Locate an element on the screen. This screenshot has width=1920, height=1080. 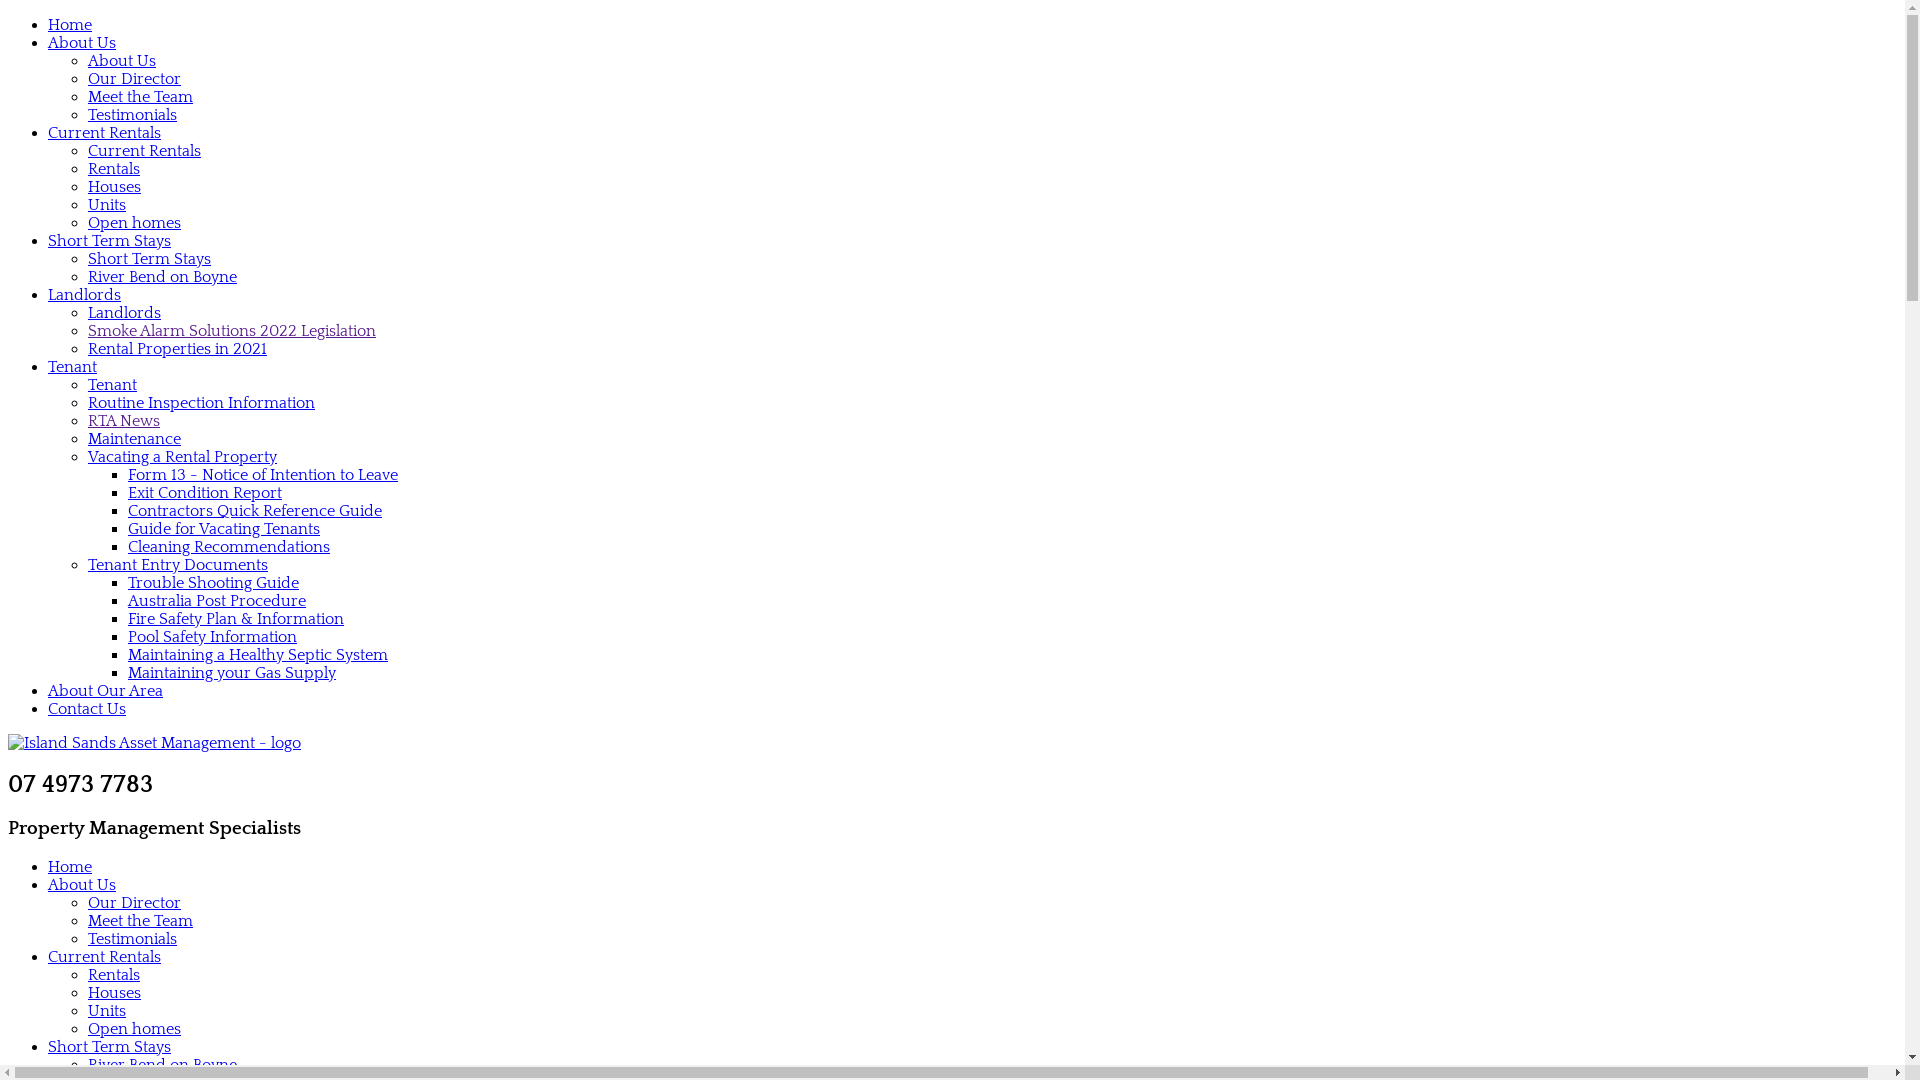
'Maintaining your Gas Supply' is located at coordinates (231, 672).